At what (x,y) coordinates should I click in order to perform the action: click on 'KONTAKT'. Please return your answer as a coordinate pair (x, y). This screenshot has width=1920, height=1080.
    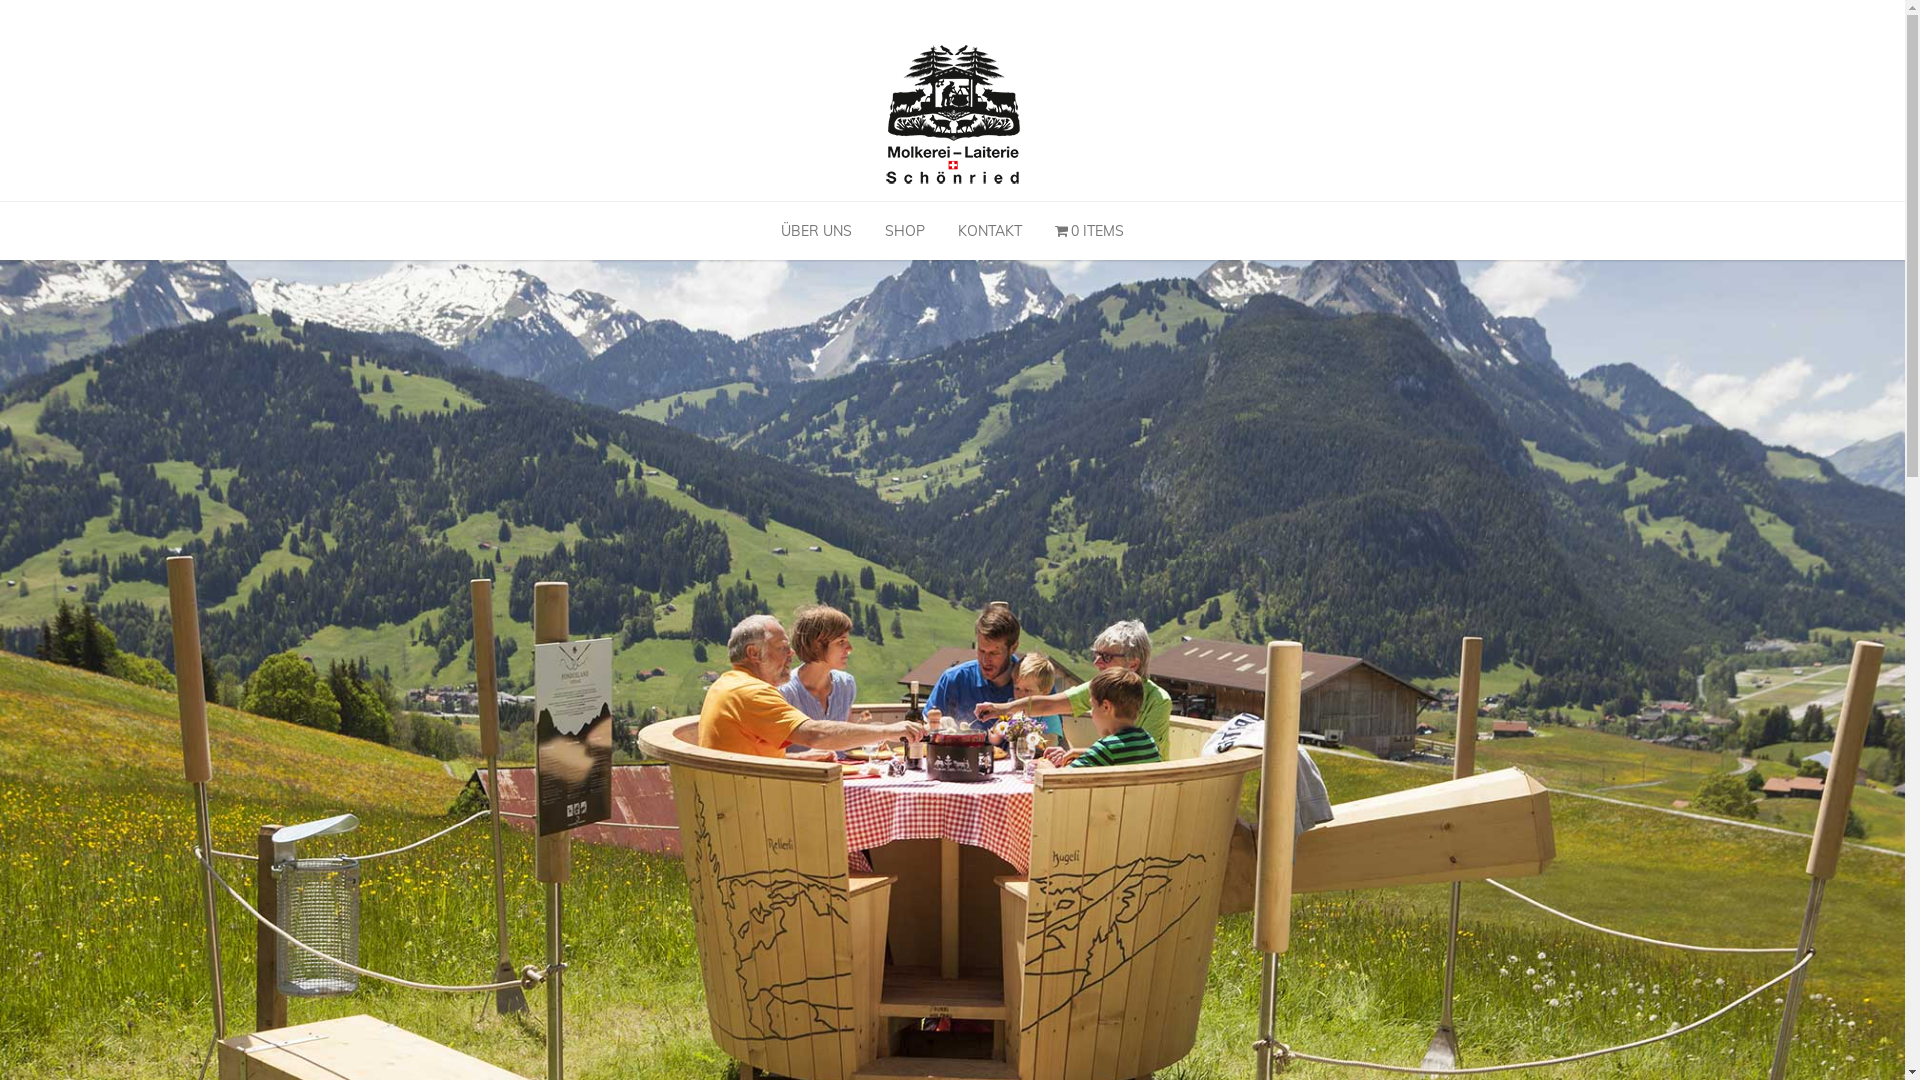
    Looking at the image, I should click on (989, 230).